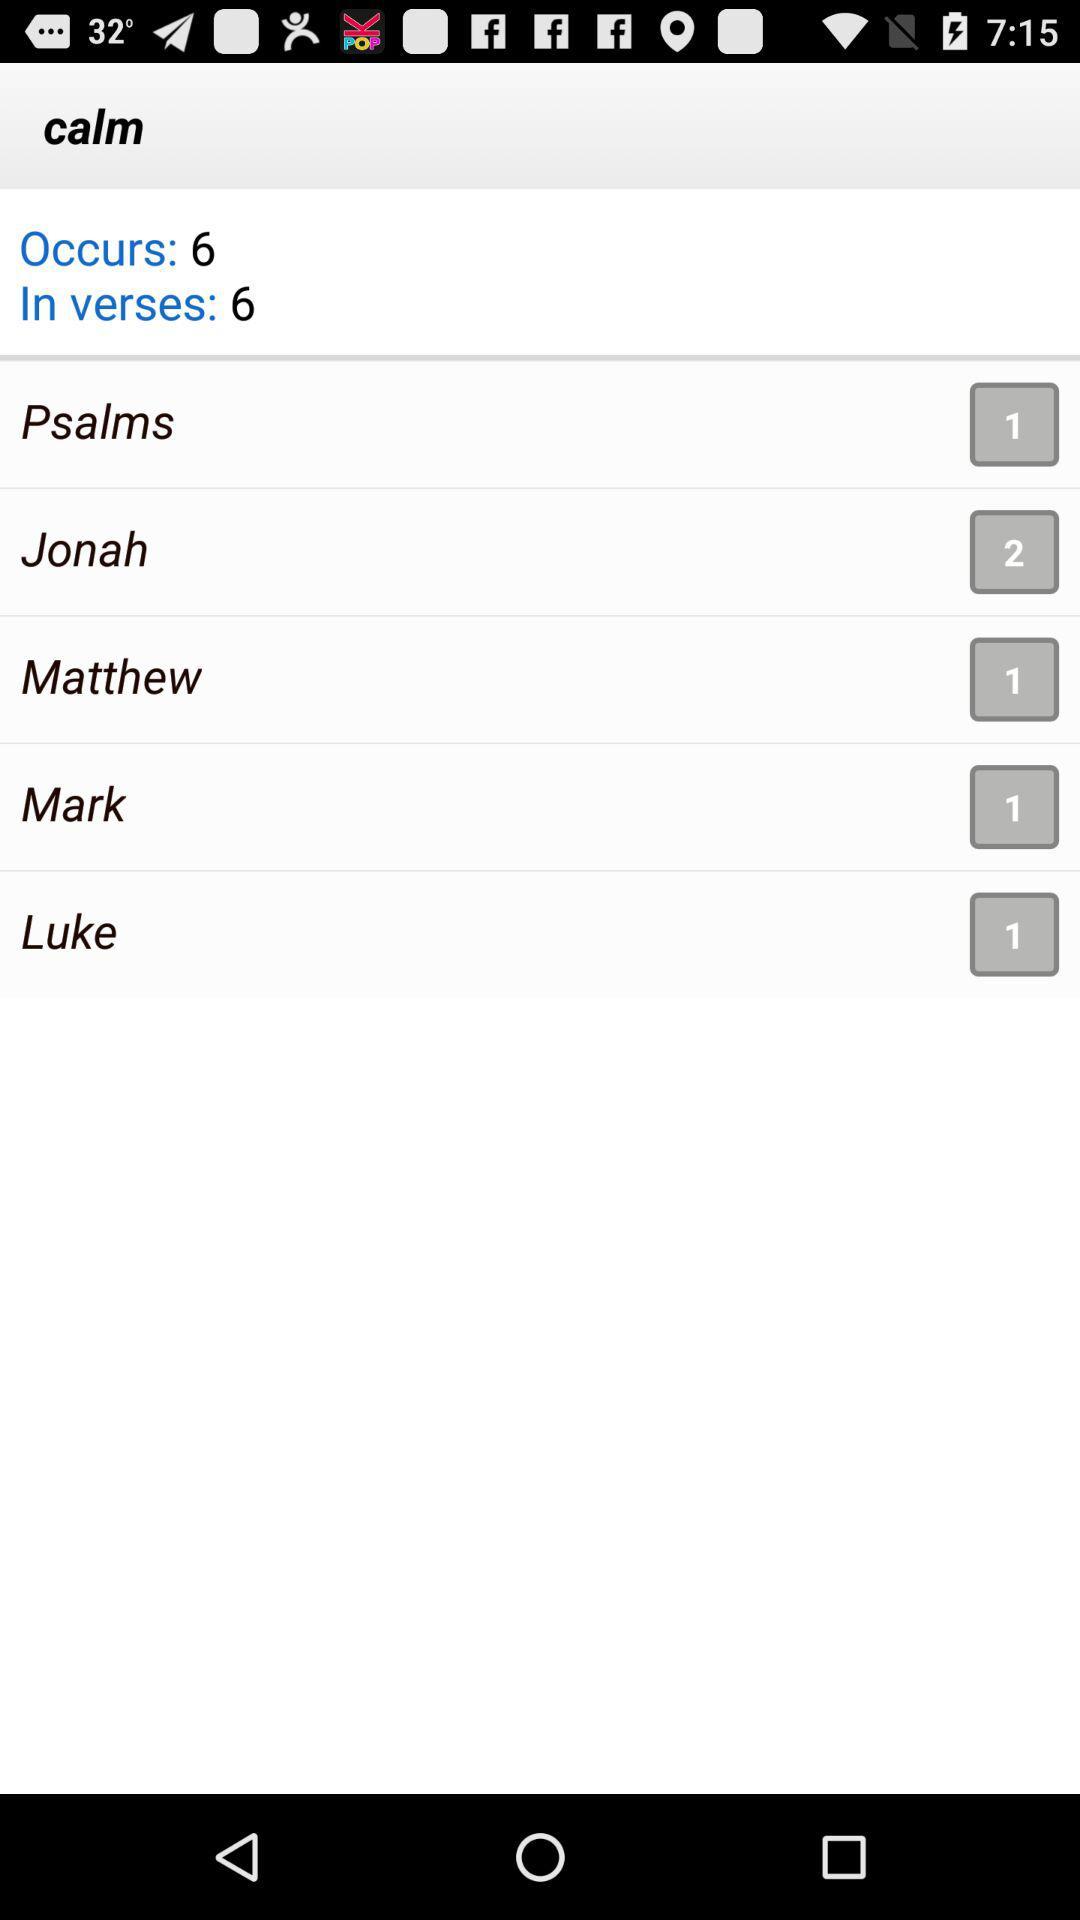 Image resolution: width=1080 pixels, height=1920 pixels. What do you see at coordinates (84, 547) in the screenshot?
I see `the icon below the psalms` at bounding box center [84, 547].